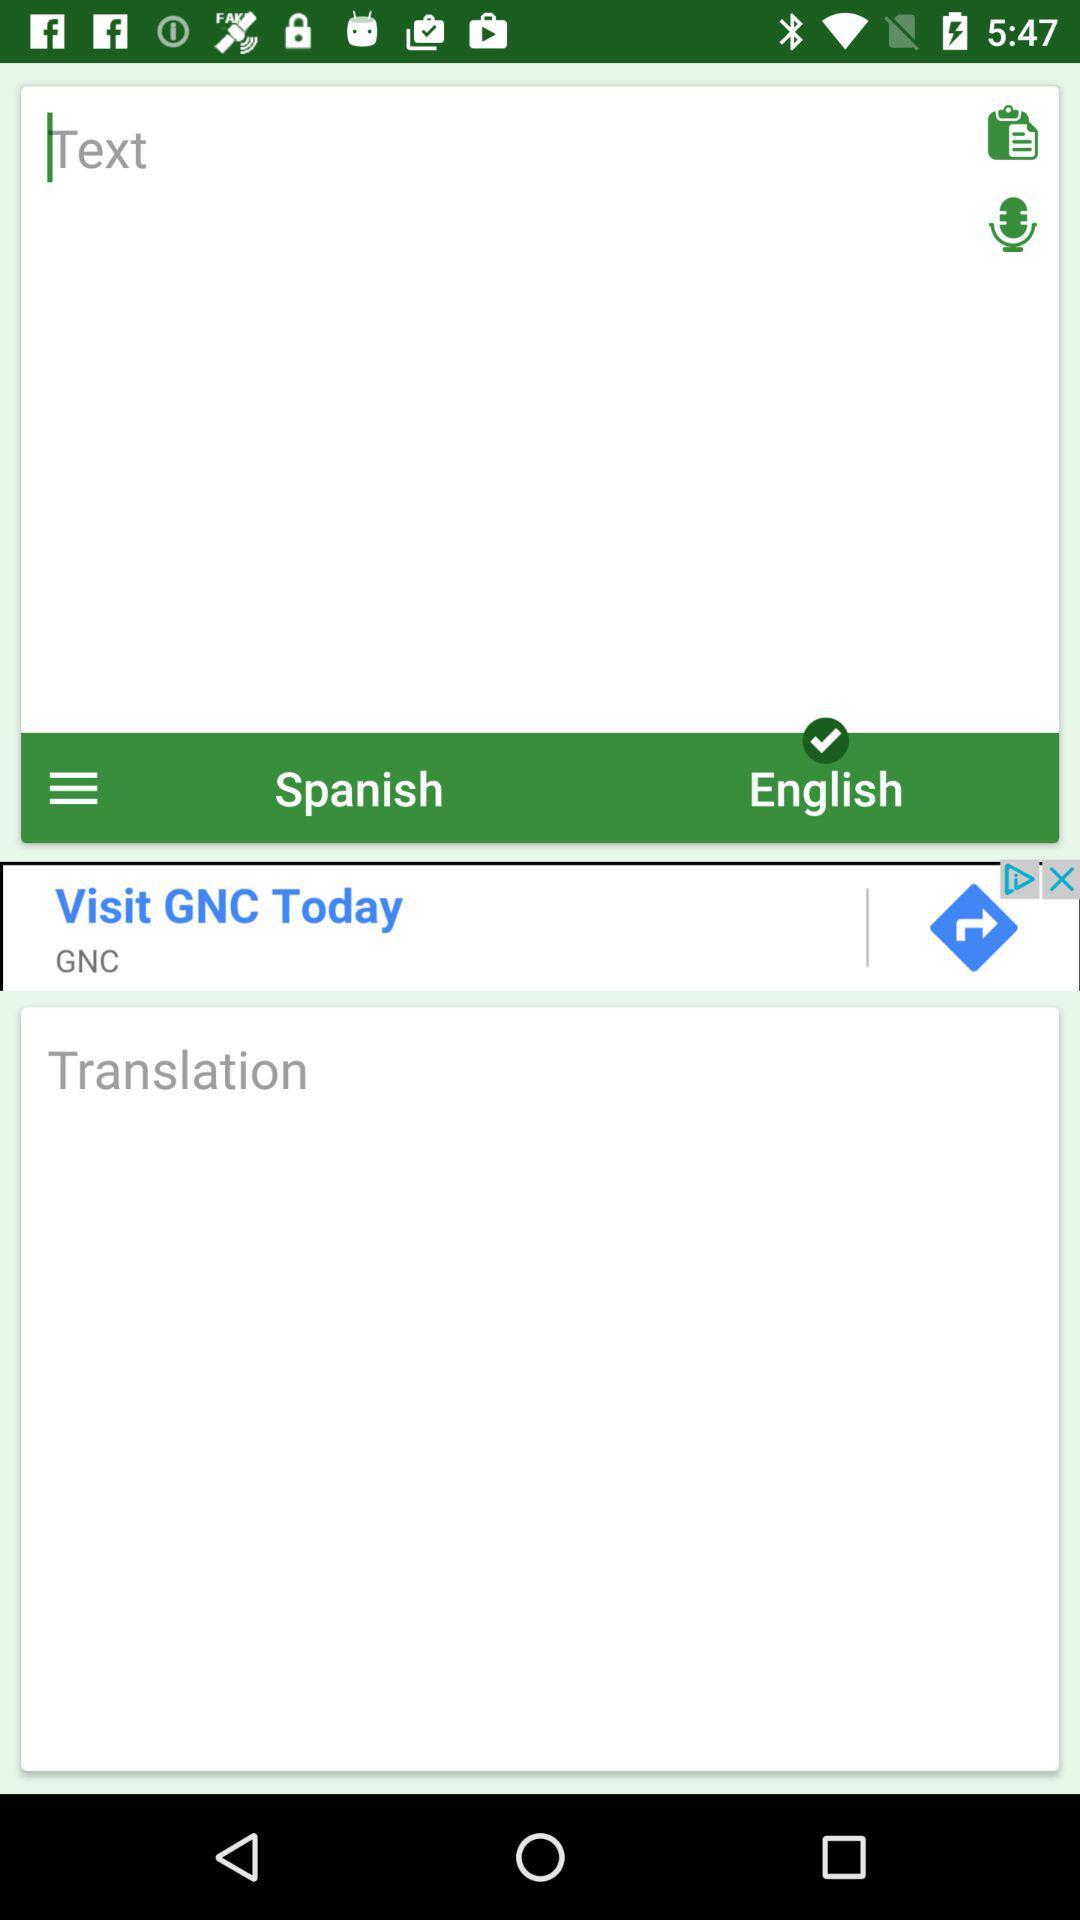 Image resolution: width=1080 pixels, height=1920 pixels. Describe the element at coordinates (540, 1067) in the screenshot. I see `translate something` at that location.